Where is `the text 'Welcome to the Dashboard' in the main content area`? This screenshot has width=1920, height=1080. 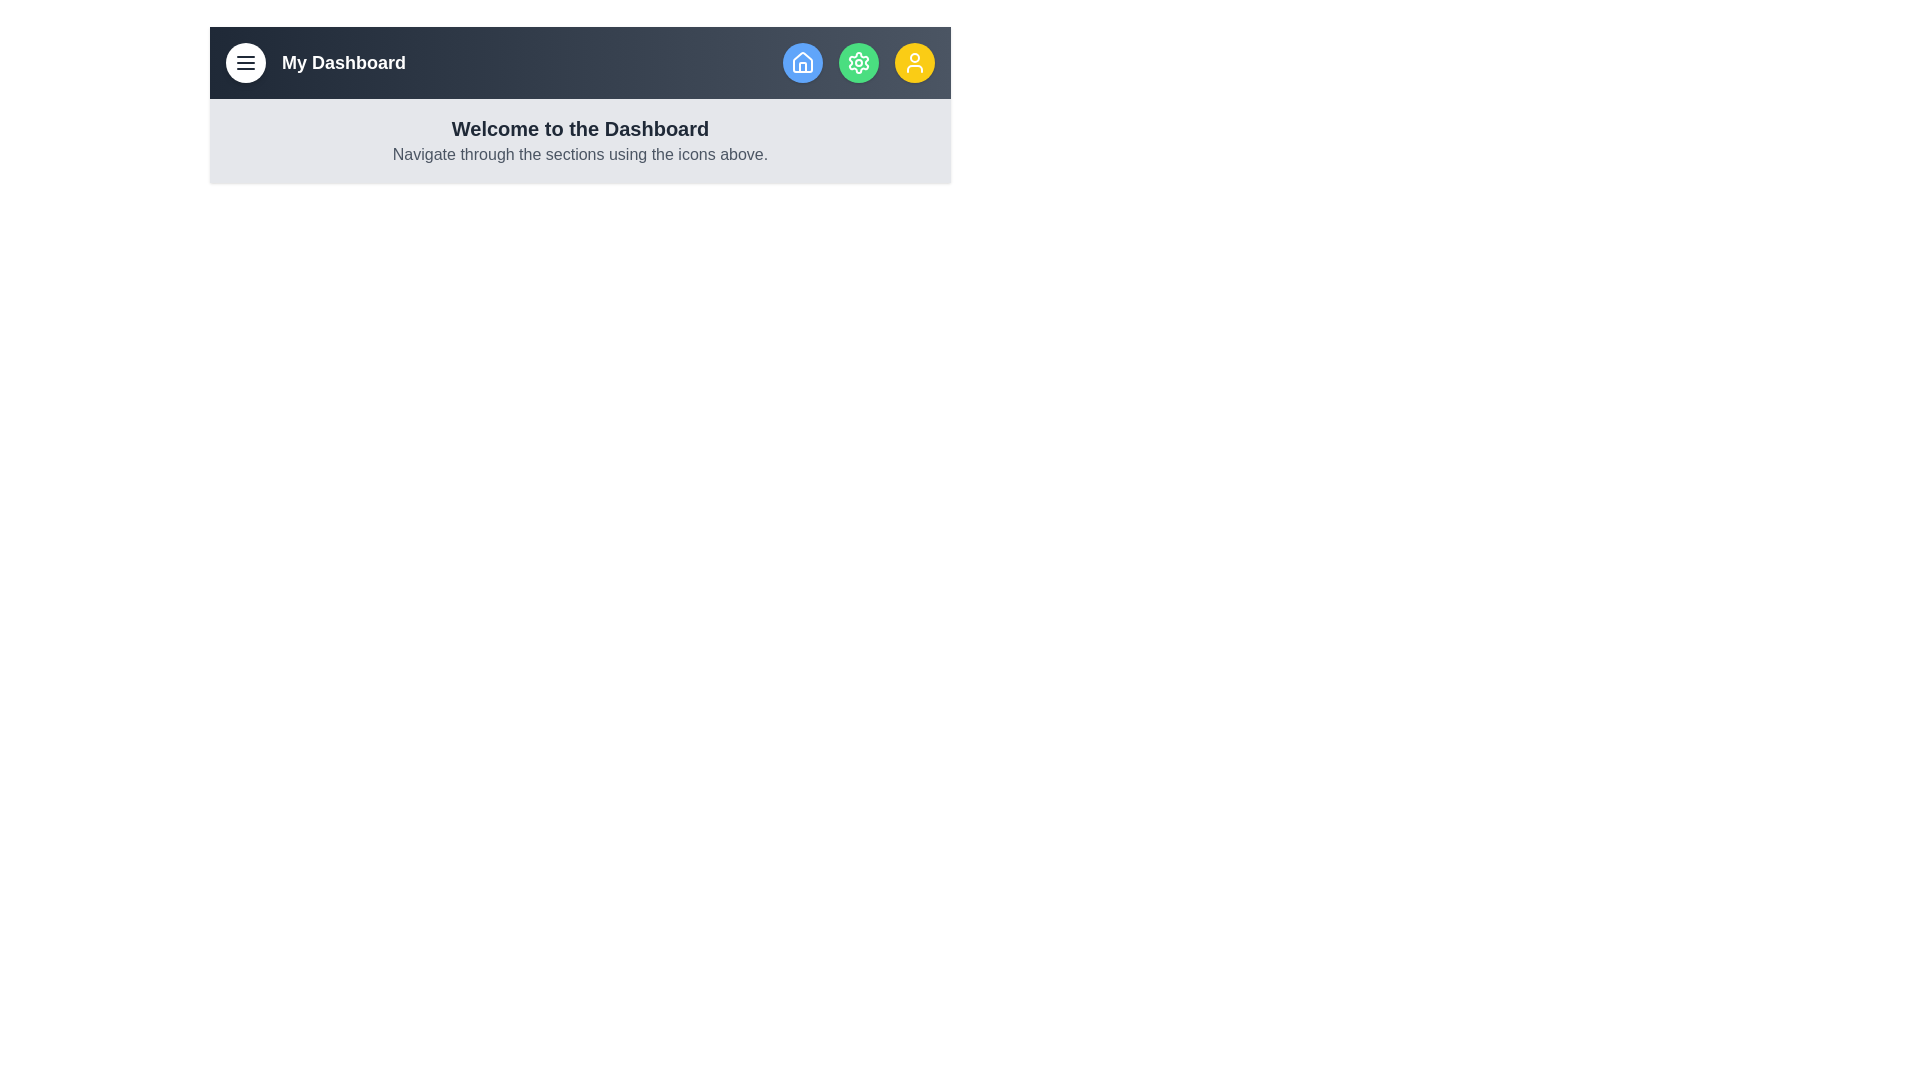
the text 'Welcome to the Dashboard' in the main content area is located at coordinates (579, 128).